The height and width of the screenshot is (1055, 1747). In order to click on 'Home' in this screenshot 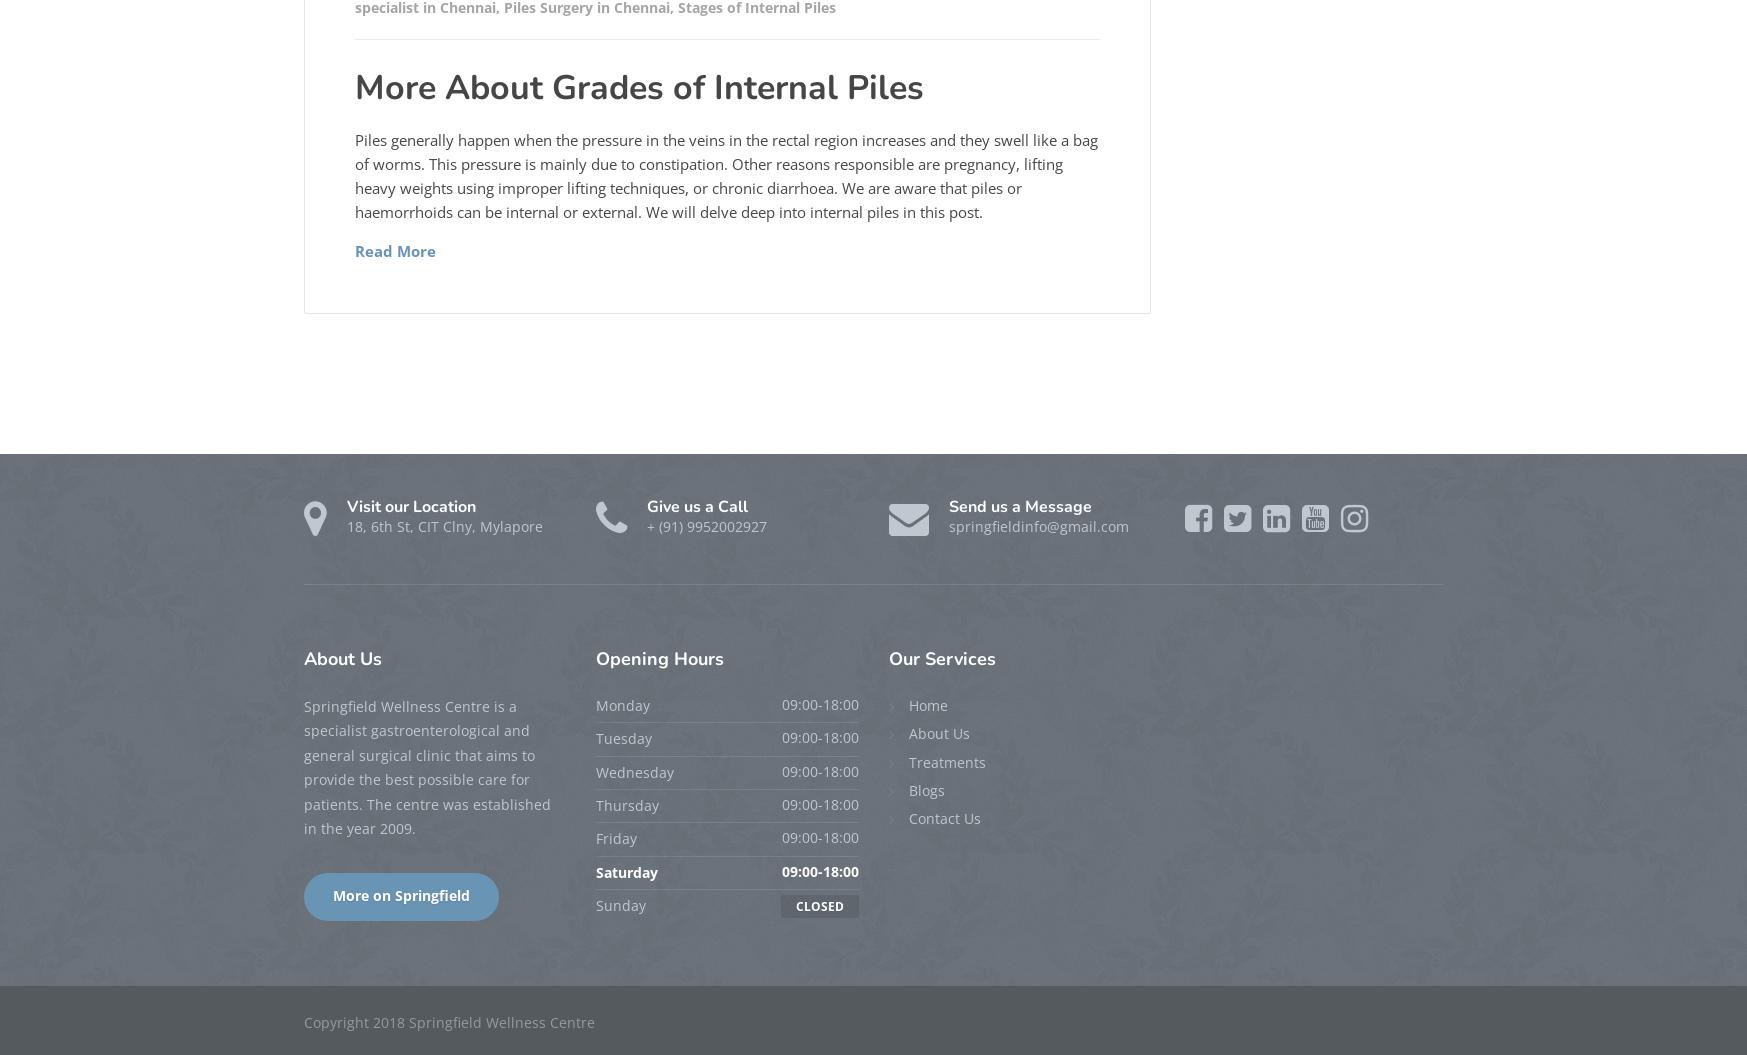, I will do `click(927, 704)`.